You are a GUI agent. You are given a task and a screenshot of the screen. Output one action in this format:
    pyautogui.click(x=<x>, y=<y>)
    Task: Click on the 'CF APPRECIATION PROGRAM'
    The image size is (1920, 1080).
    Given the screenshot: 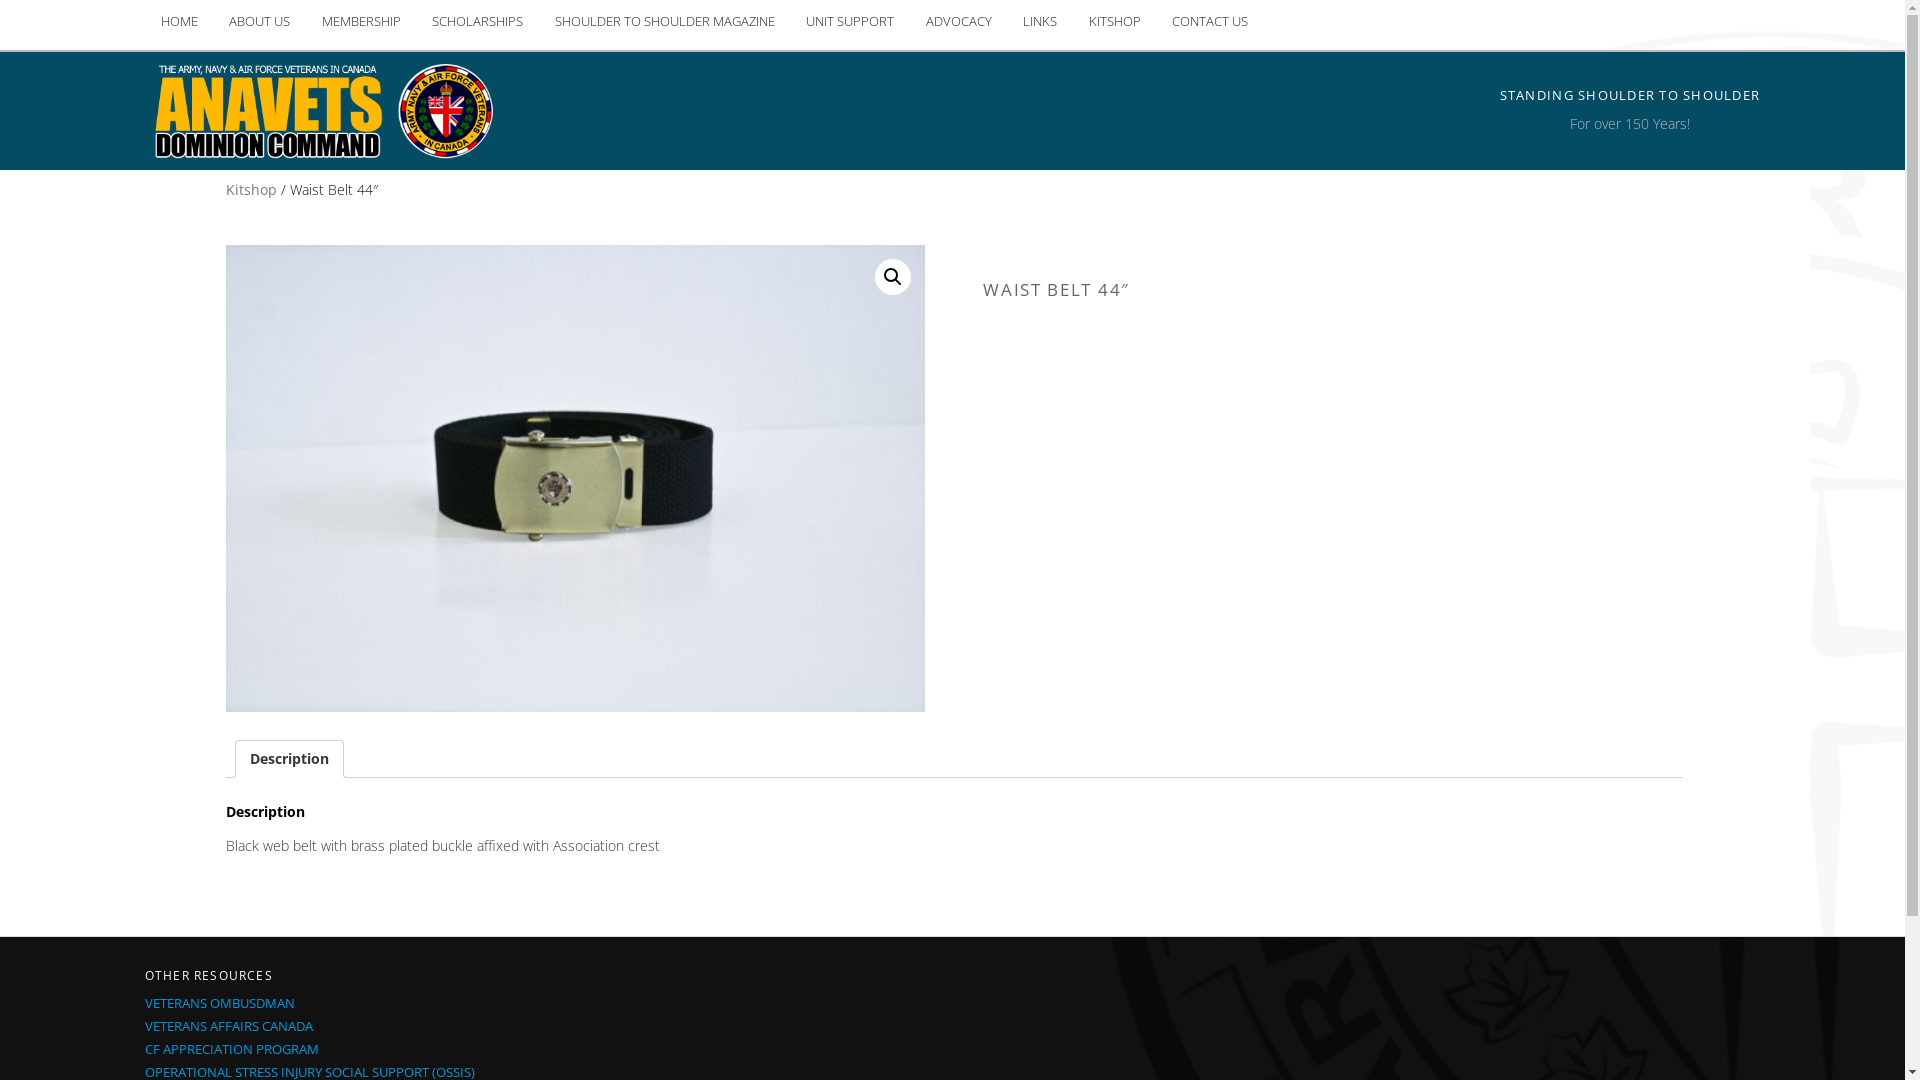 What is the action you would take?
    pyautogui.click(x=231, y=1048)
    